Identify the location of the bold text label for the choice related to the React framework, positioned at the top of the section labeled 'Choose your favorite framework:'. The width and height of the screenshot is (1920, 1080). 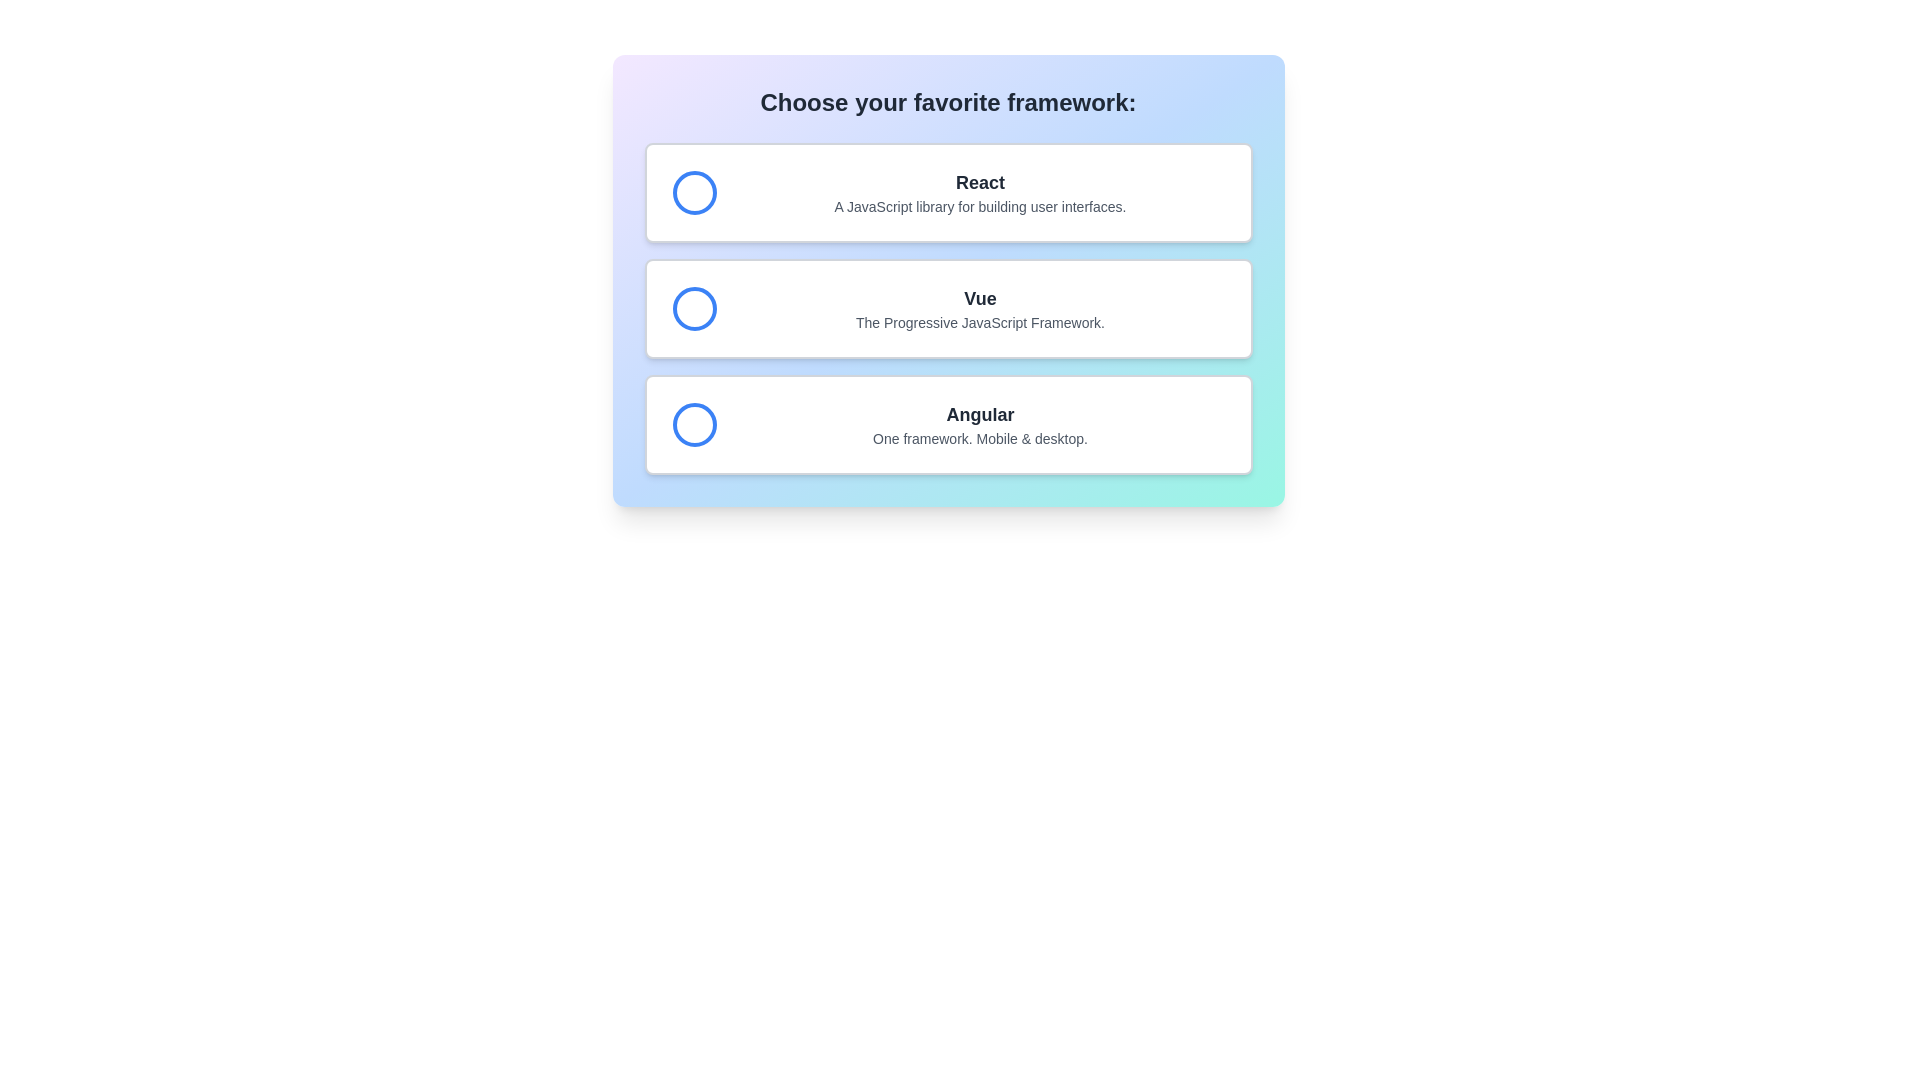
(980, 182).